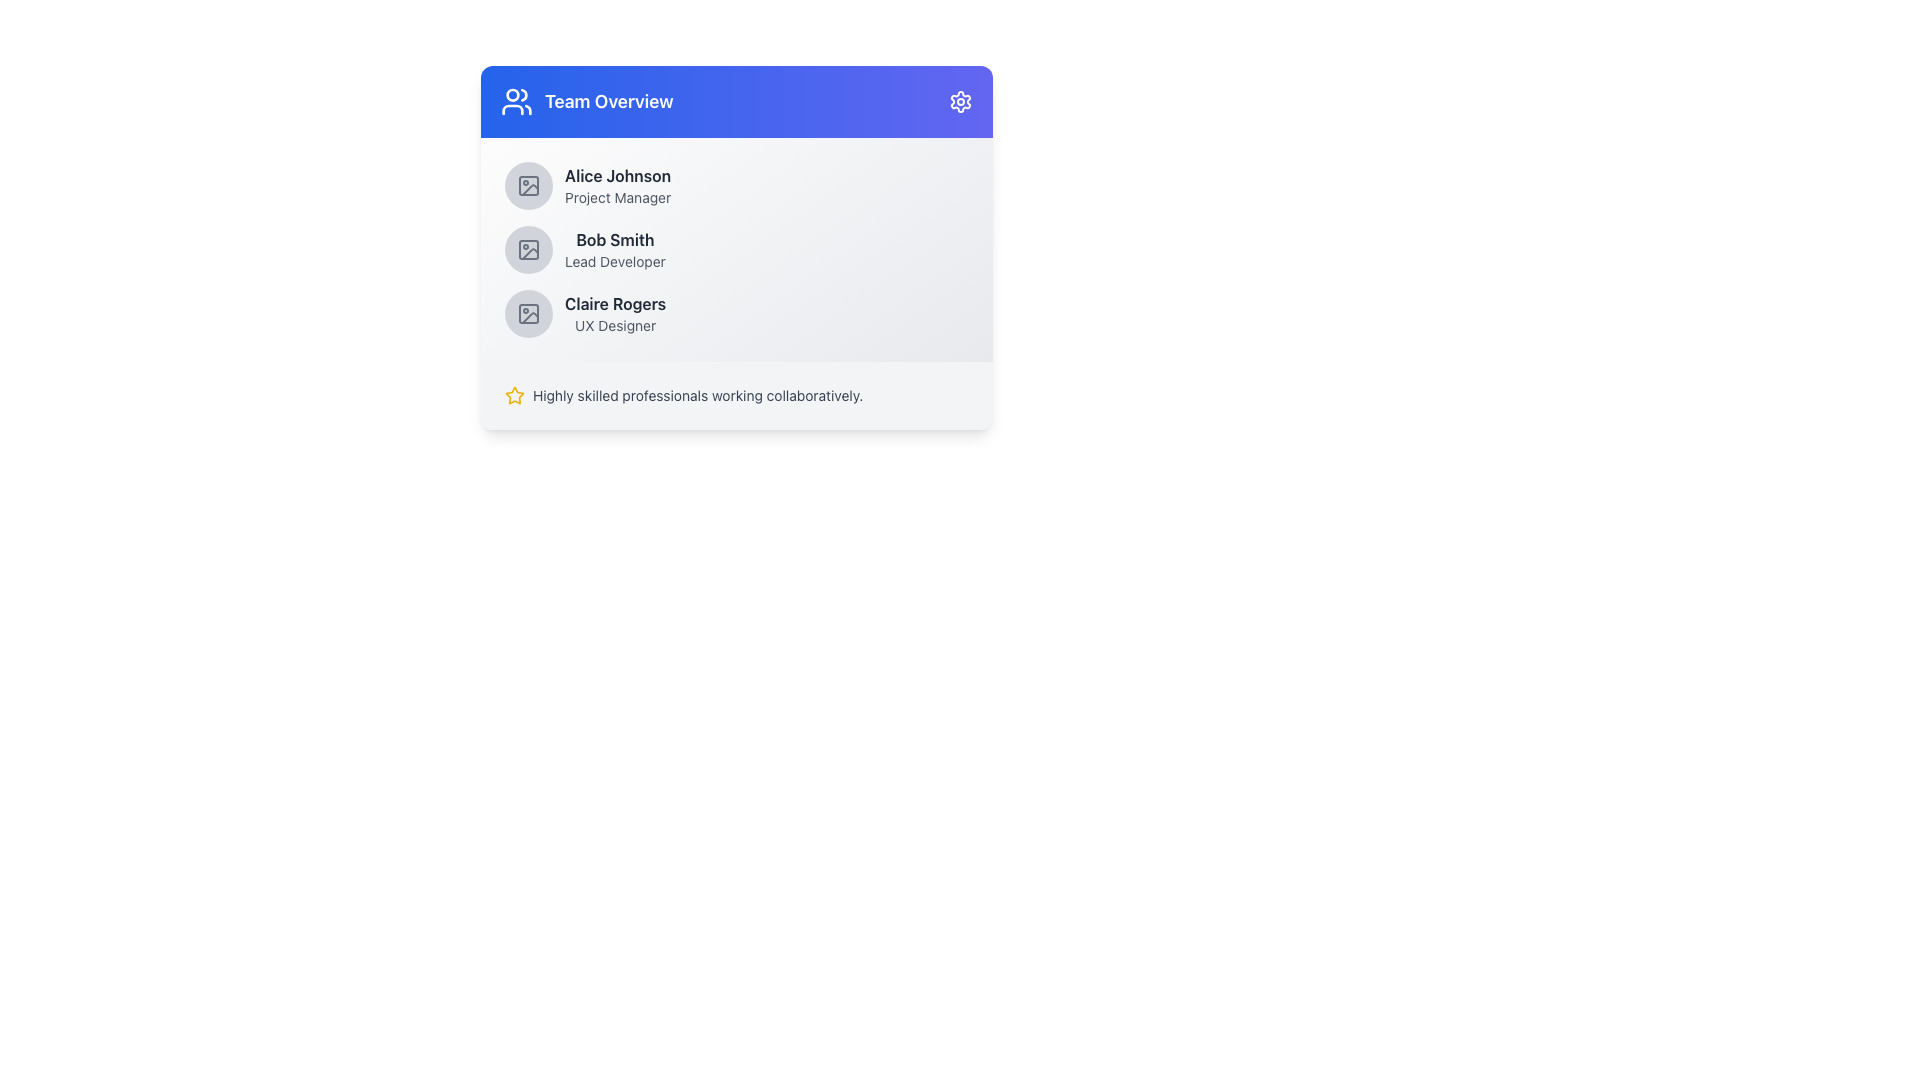 The width and height of the screenshot is (1920, 1080). I want to click on the List Item element displaying 'Claire Rogers' and 'UX Designer', so click(736, 313).